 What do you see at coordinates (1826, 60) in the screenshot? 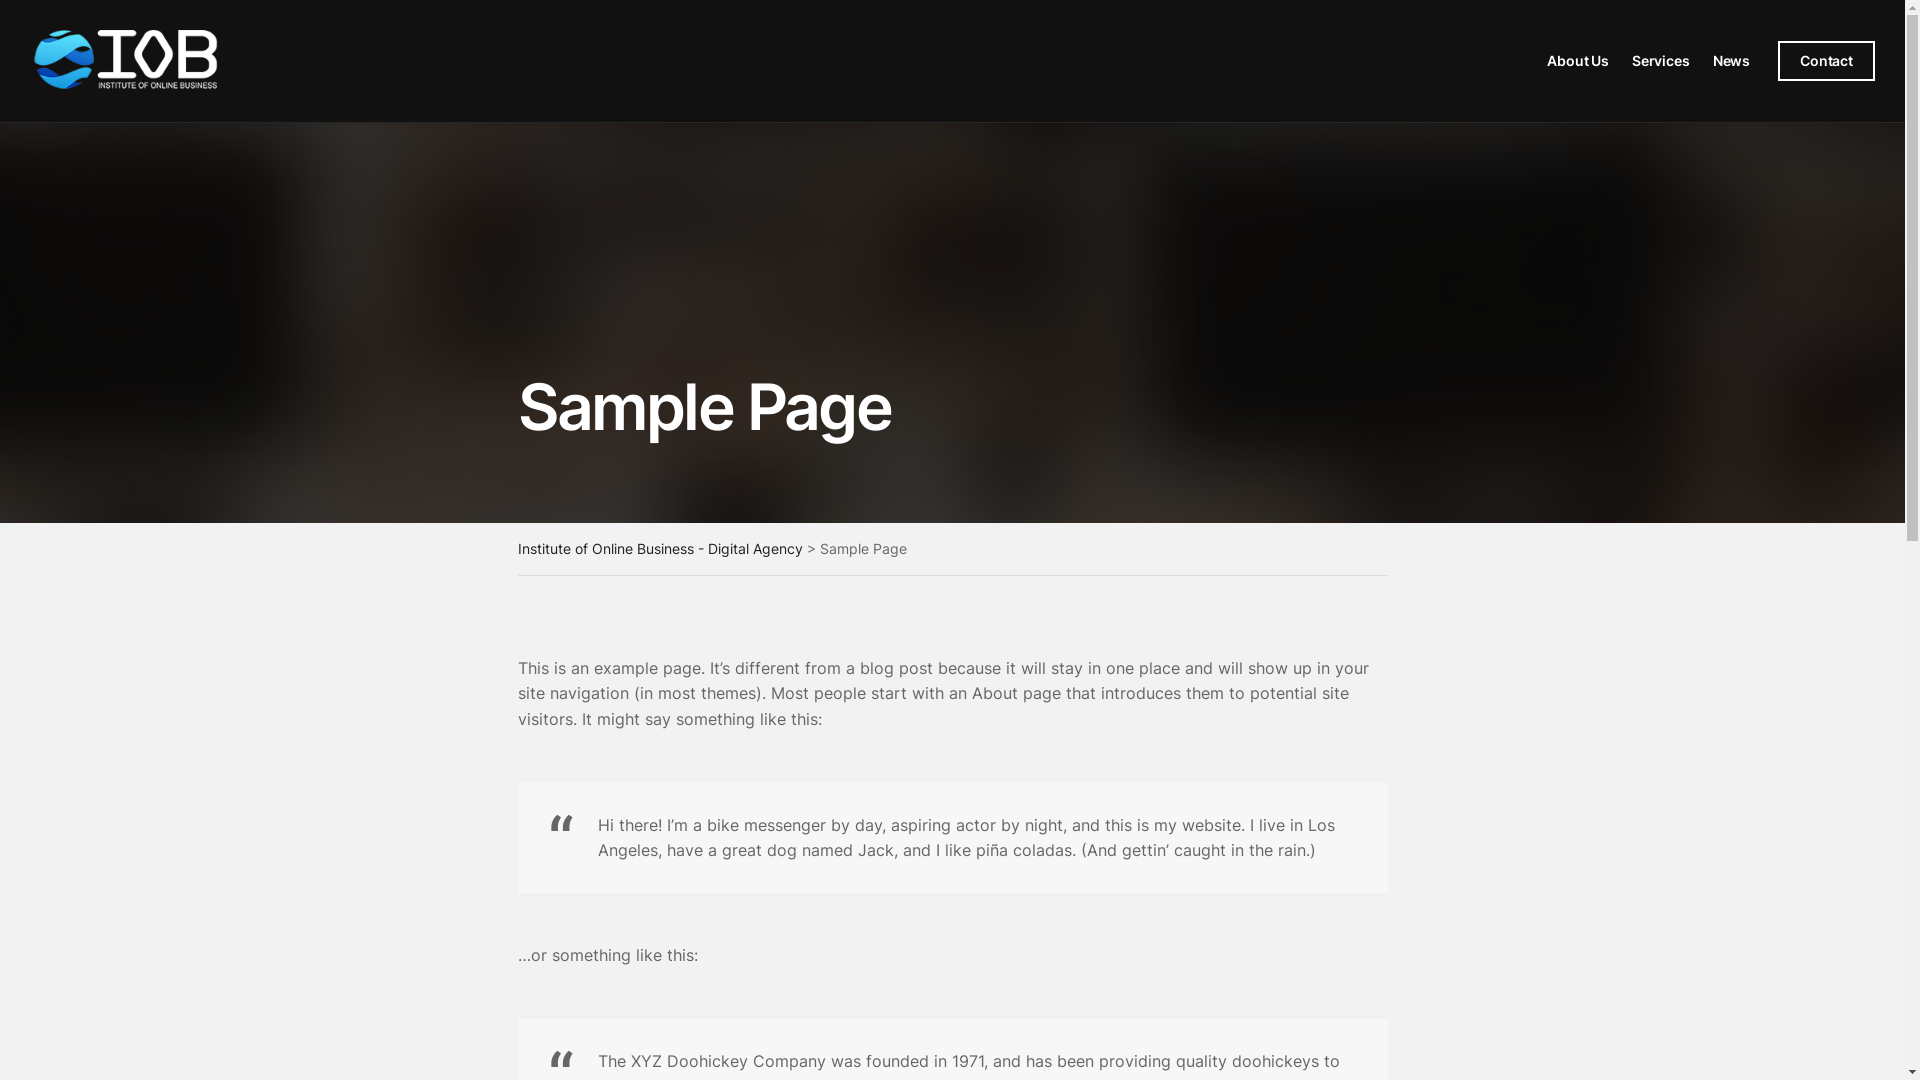
I see `'Contact'` at bounding box center [1826, 60].